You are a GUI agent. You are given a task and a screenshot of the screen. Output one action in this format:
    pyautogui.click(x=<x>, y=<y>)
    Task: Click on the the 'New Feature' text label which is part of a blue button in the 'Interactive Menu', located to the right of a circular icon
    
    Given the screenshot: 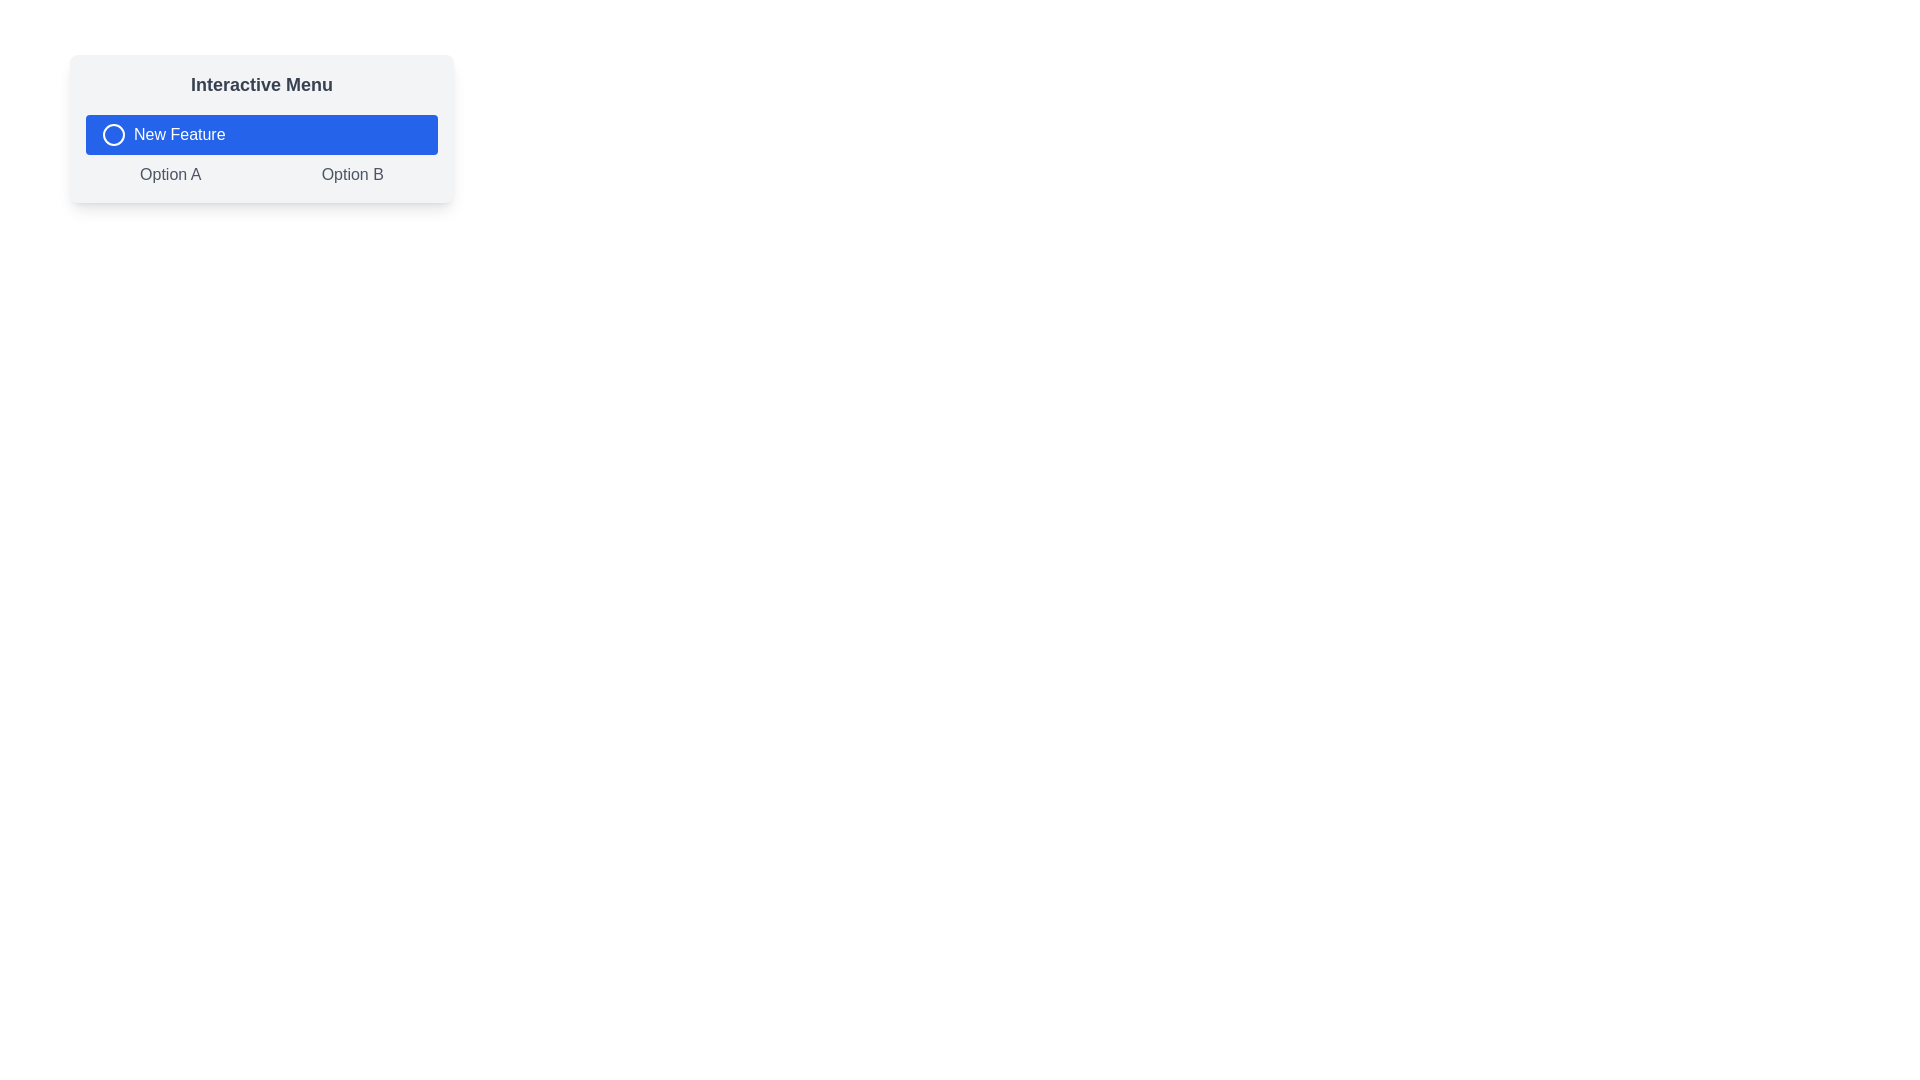 What is the action you would take?
    pyautogui.click(x=179, y=135)
    